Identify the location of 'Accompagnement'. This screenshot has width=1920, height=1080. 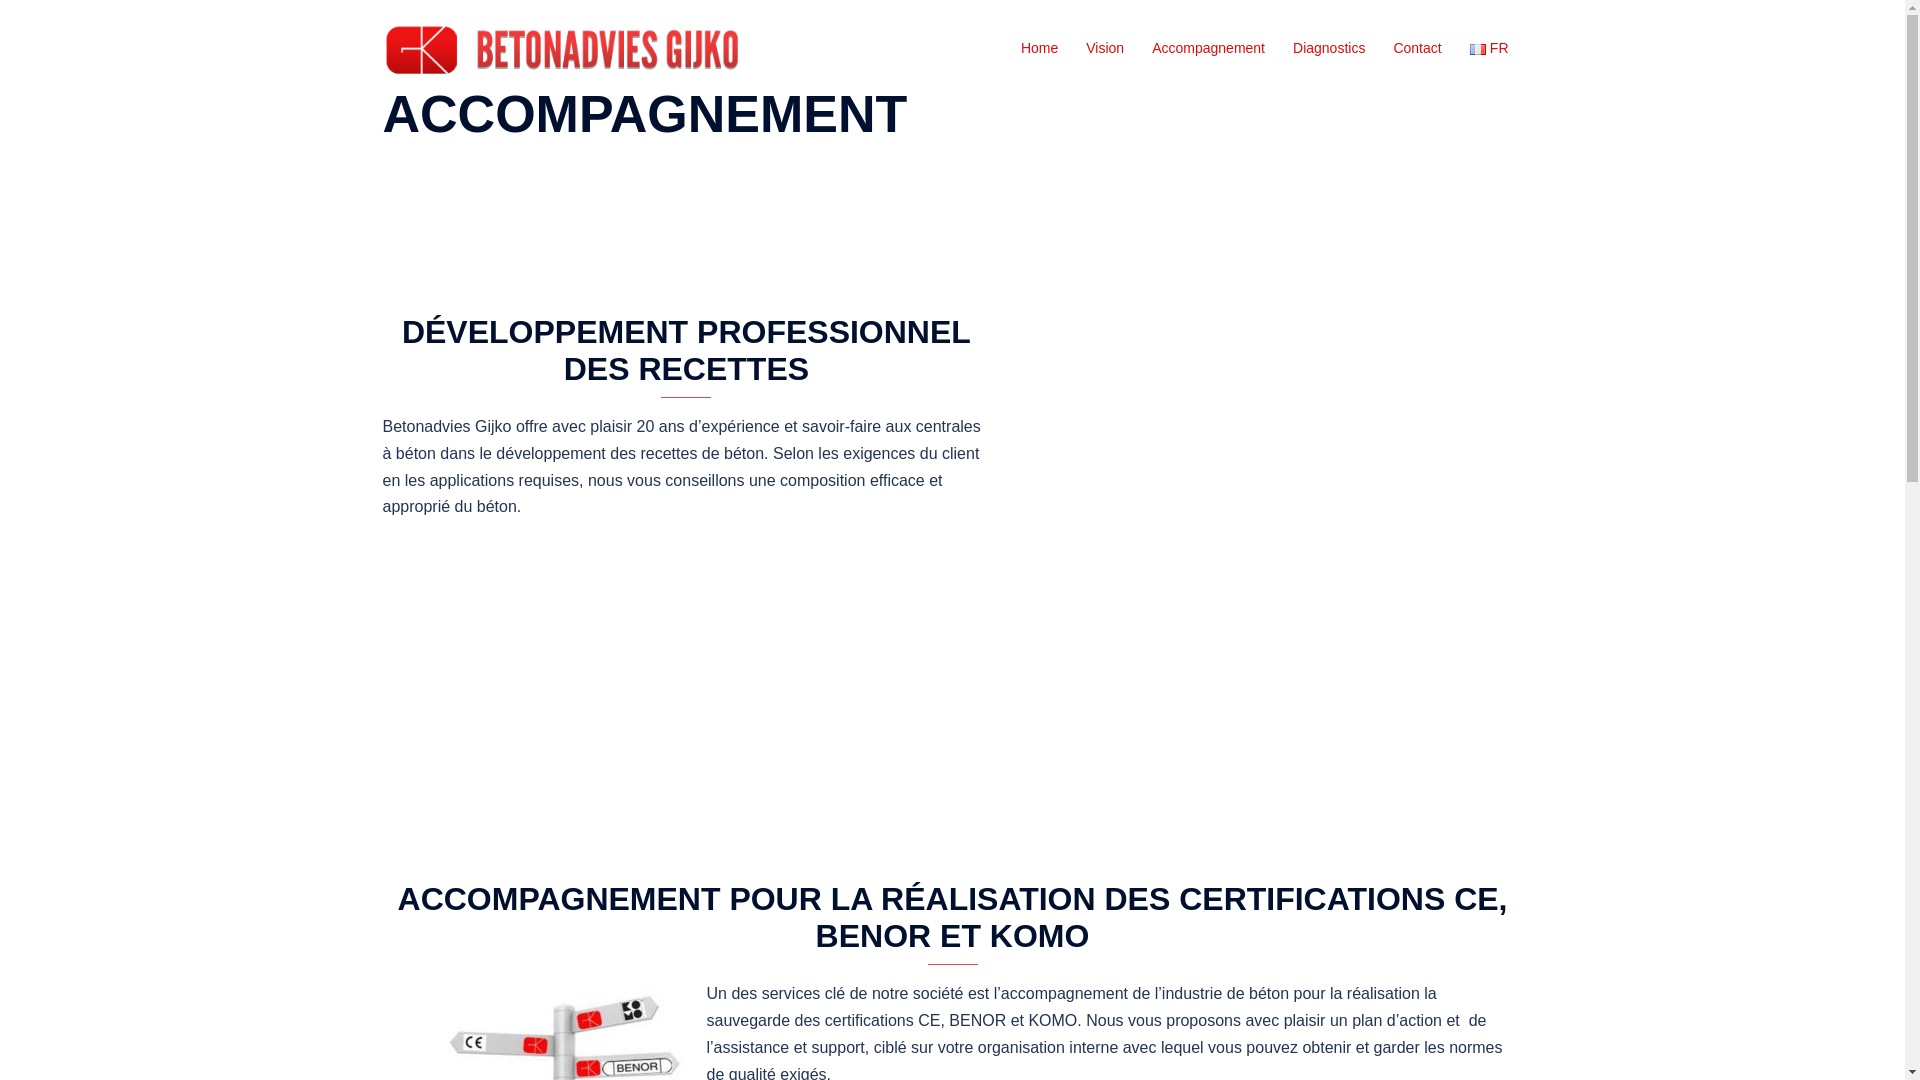
(1207, 48).